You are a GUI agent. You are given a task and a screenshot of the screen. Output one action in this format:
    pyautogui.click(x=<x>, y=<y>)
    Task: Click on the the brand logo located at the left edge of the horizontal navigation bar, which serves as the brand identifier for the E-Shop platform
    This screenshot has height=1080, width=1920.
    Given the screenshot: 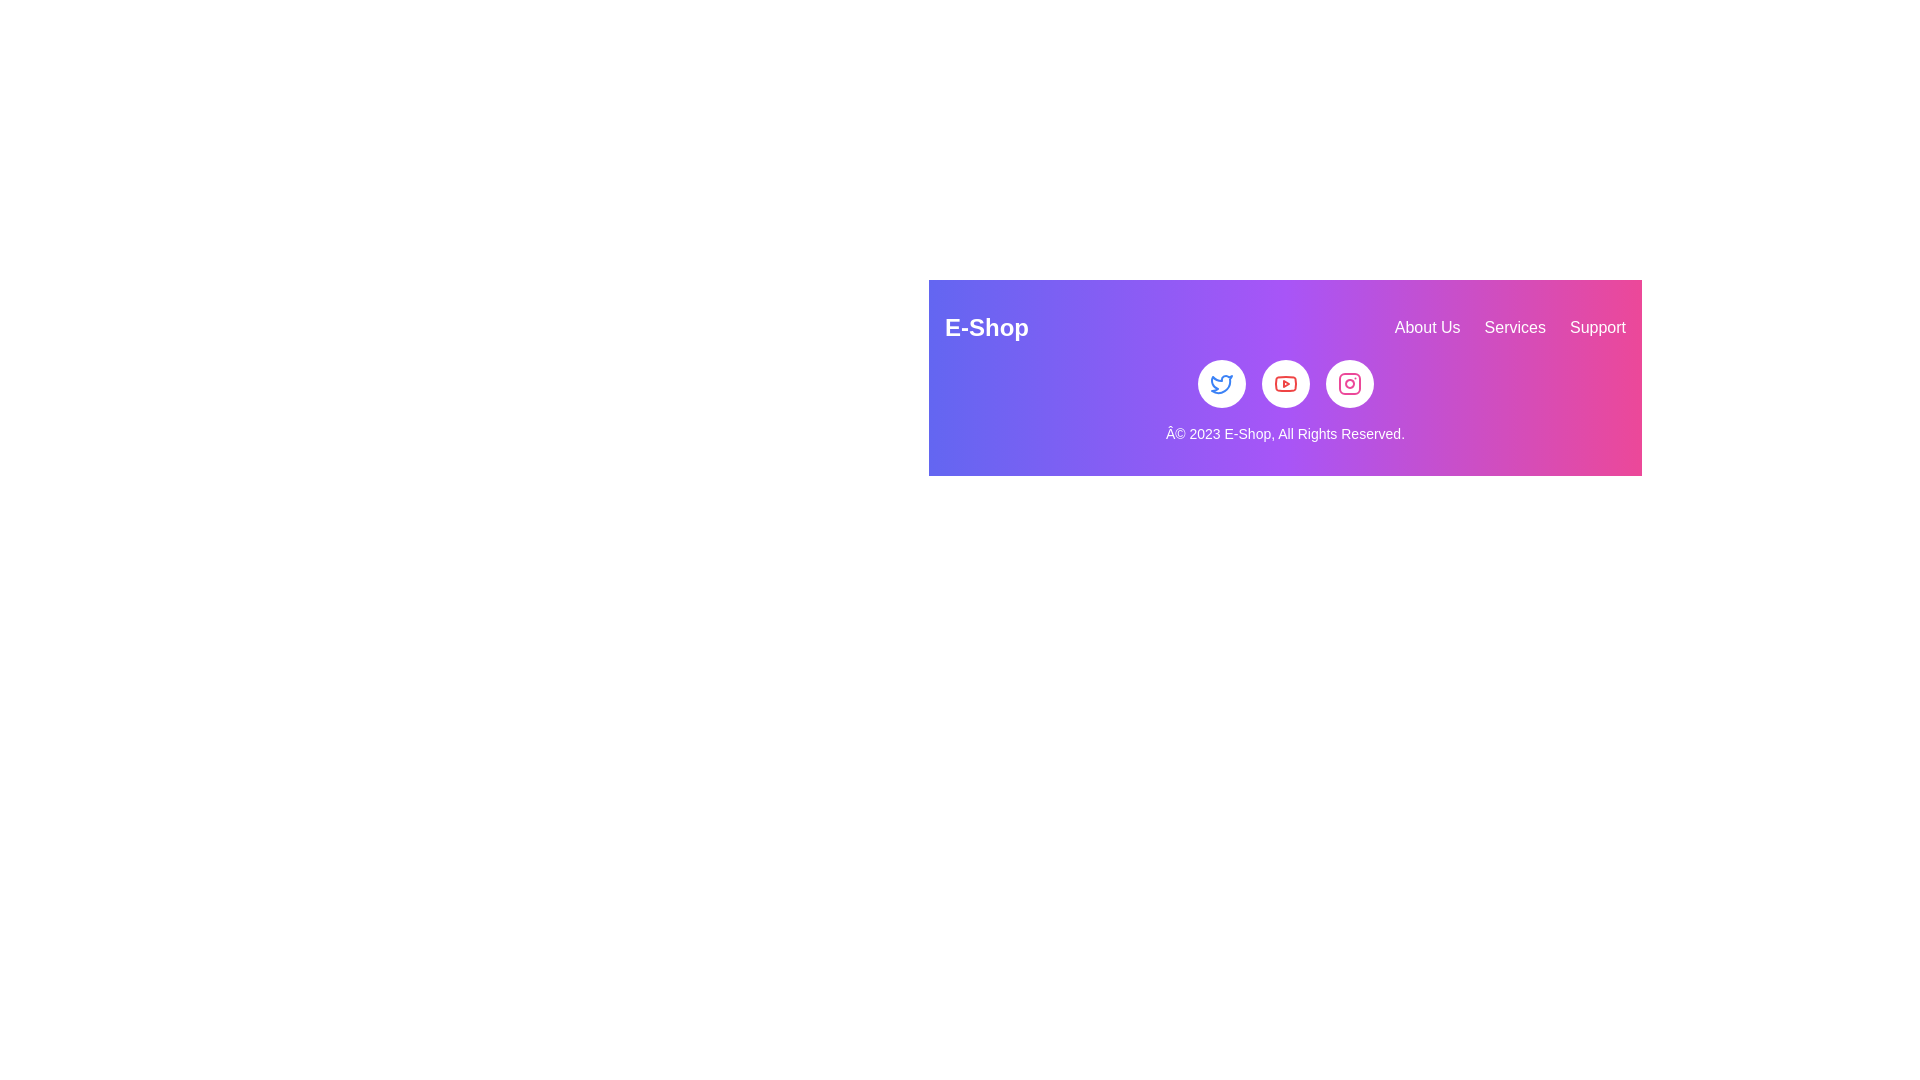 What is the action you would take?
    pyautogui.click(x=987, y=326)
    